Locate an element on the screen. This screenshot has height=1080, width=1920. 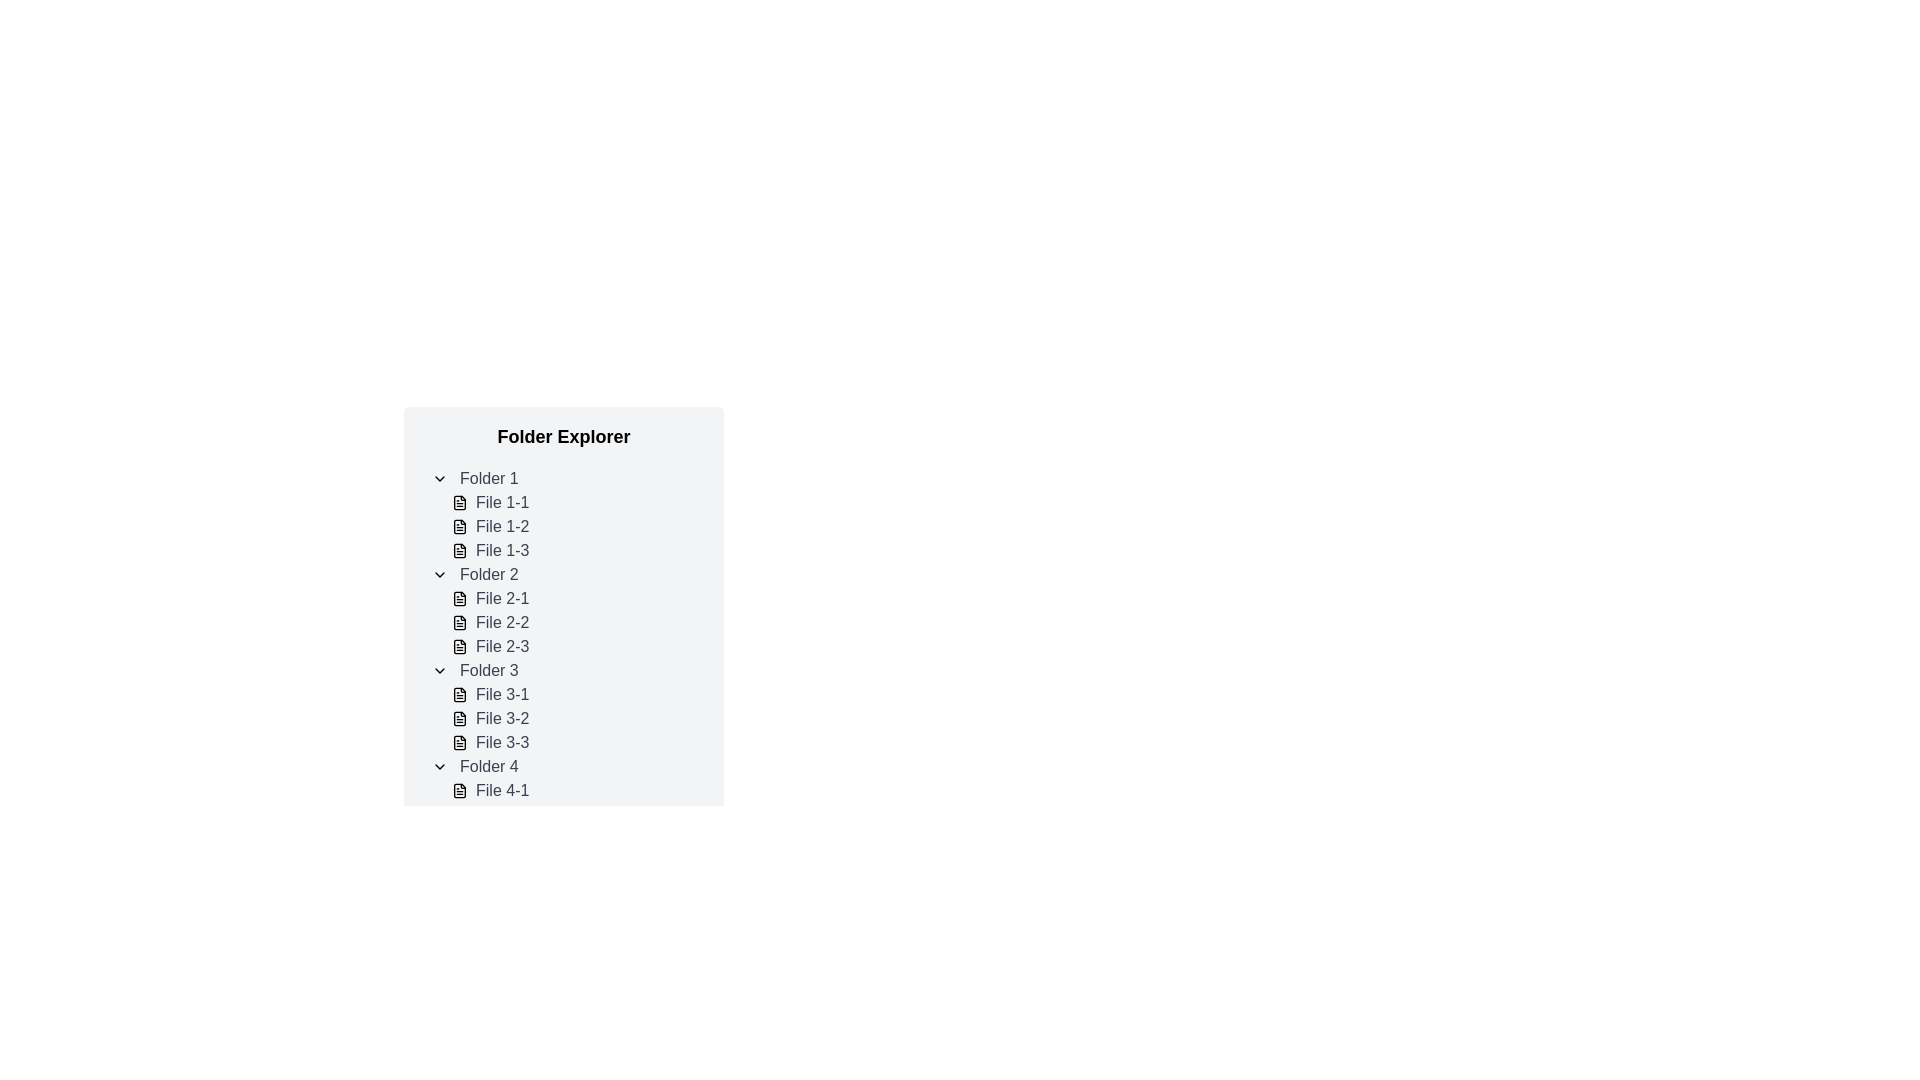
the document icon located next to the text 'File 2-2' under 'Folder 2' is located at coordinates (459, 622).